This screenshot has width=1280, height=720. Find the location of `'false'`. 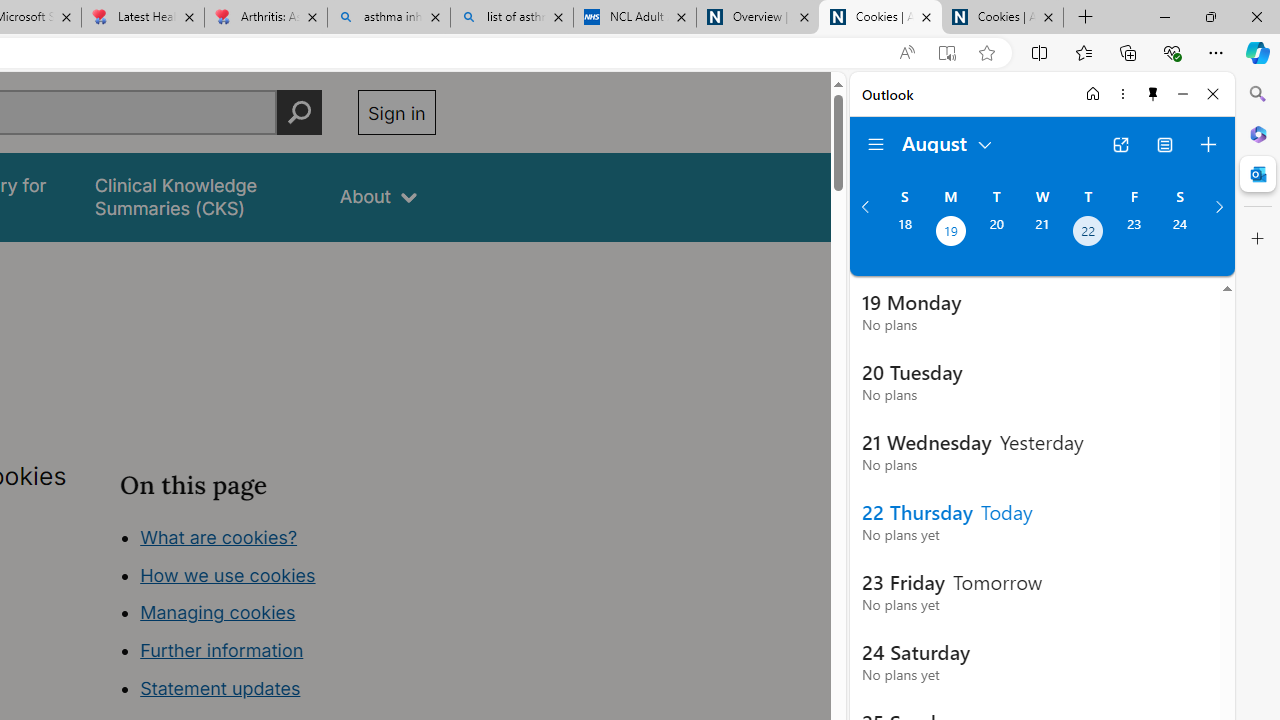

'false' is located at coordinates (199, 197).